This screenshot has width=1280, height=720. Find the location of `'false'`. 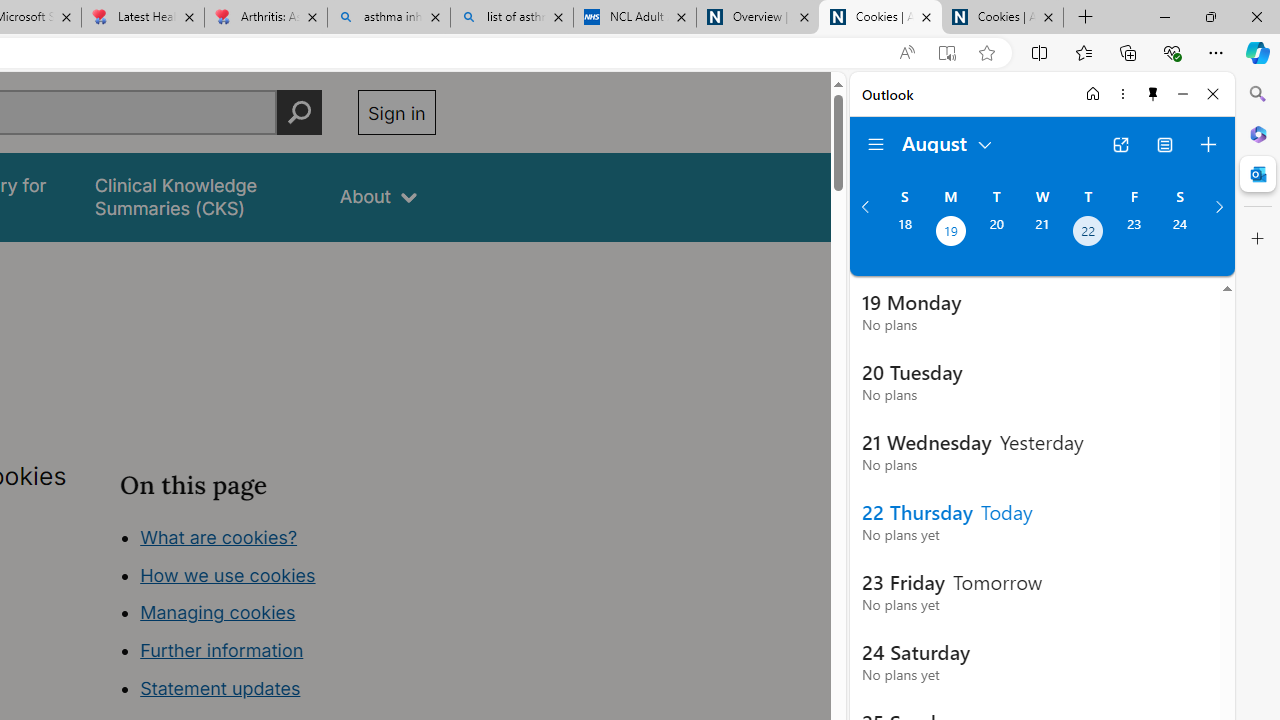

'false' is located at coordinates (199, 197).